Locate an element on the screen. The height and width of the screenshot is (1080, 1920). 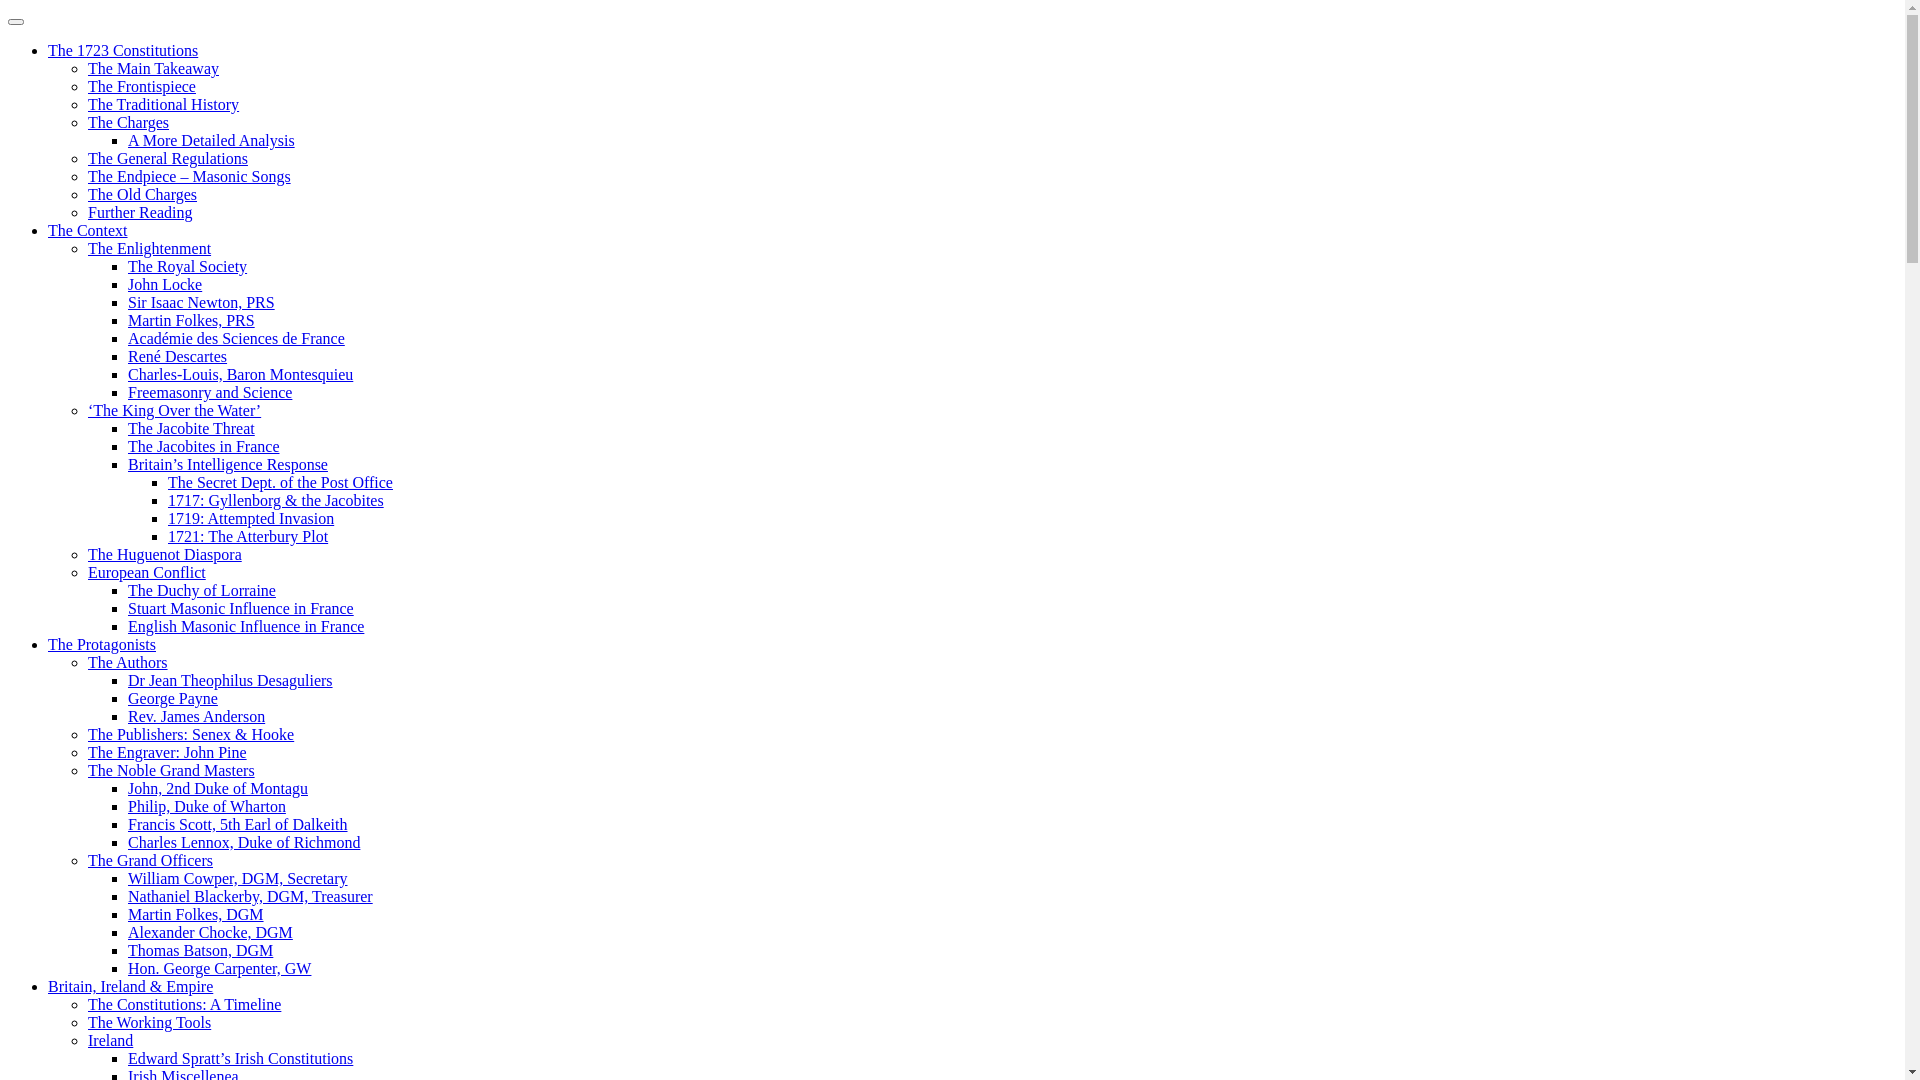
'Sir Isaac Newton, PRS' is located at coordinates (201, 302).